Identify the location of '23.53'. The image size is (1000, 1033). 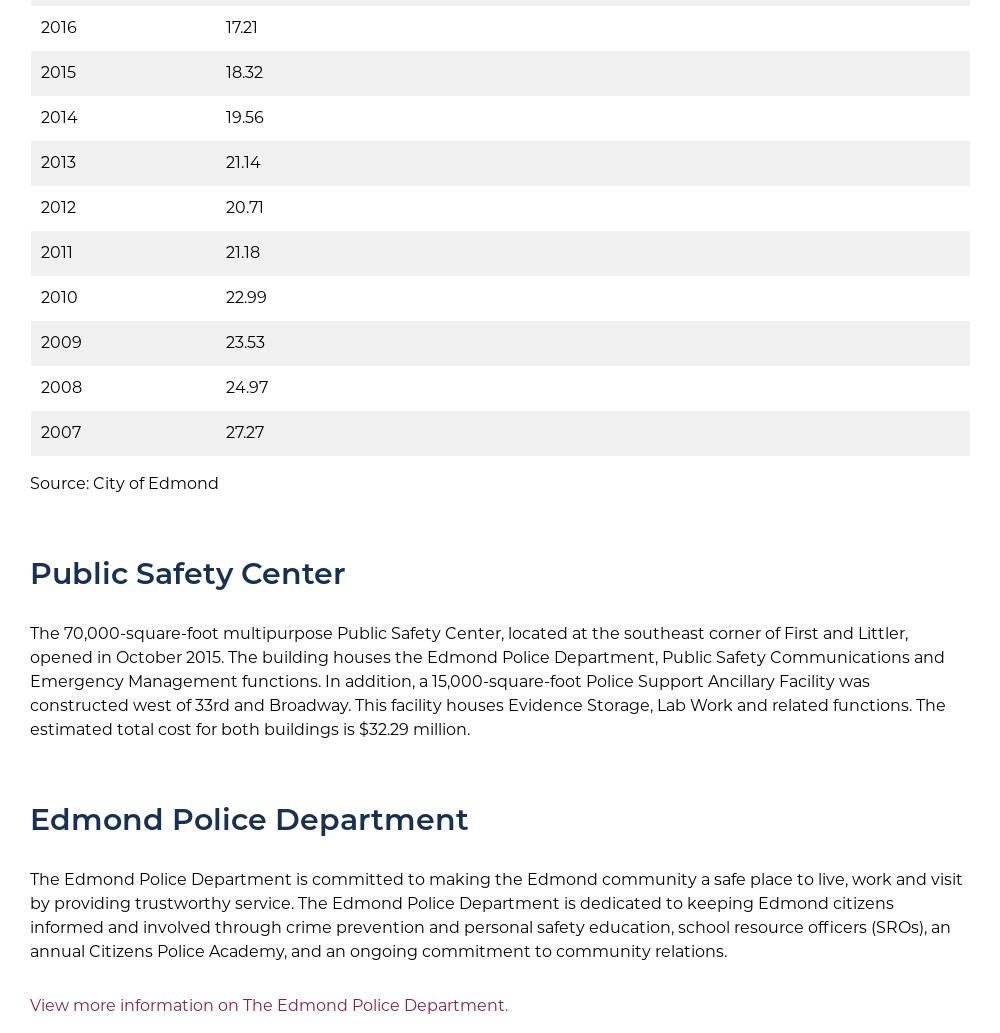
(225, 341).